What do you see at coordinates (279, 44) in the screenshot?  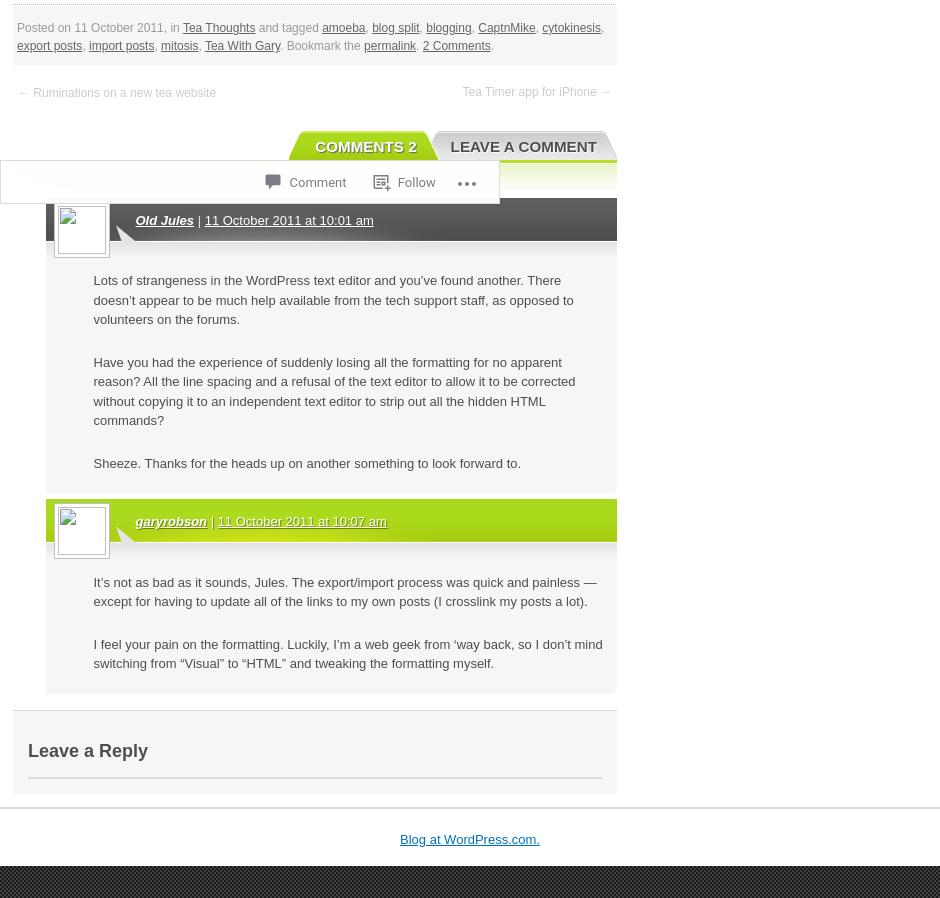 I see `'. Bookmark the'` at bounding box center [279, 44].